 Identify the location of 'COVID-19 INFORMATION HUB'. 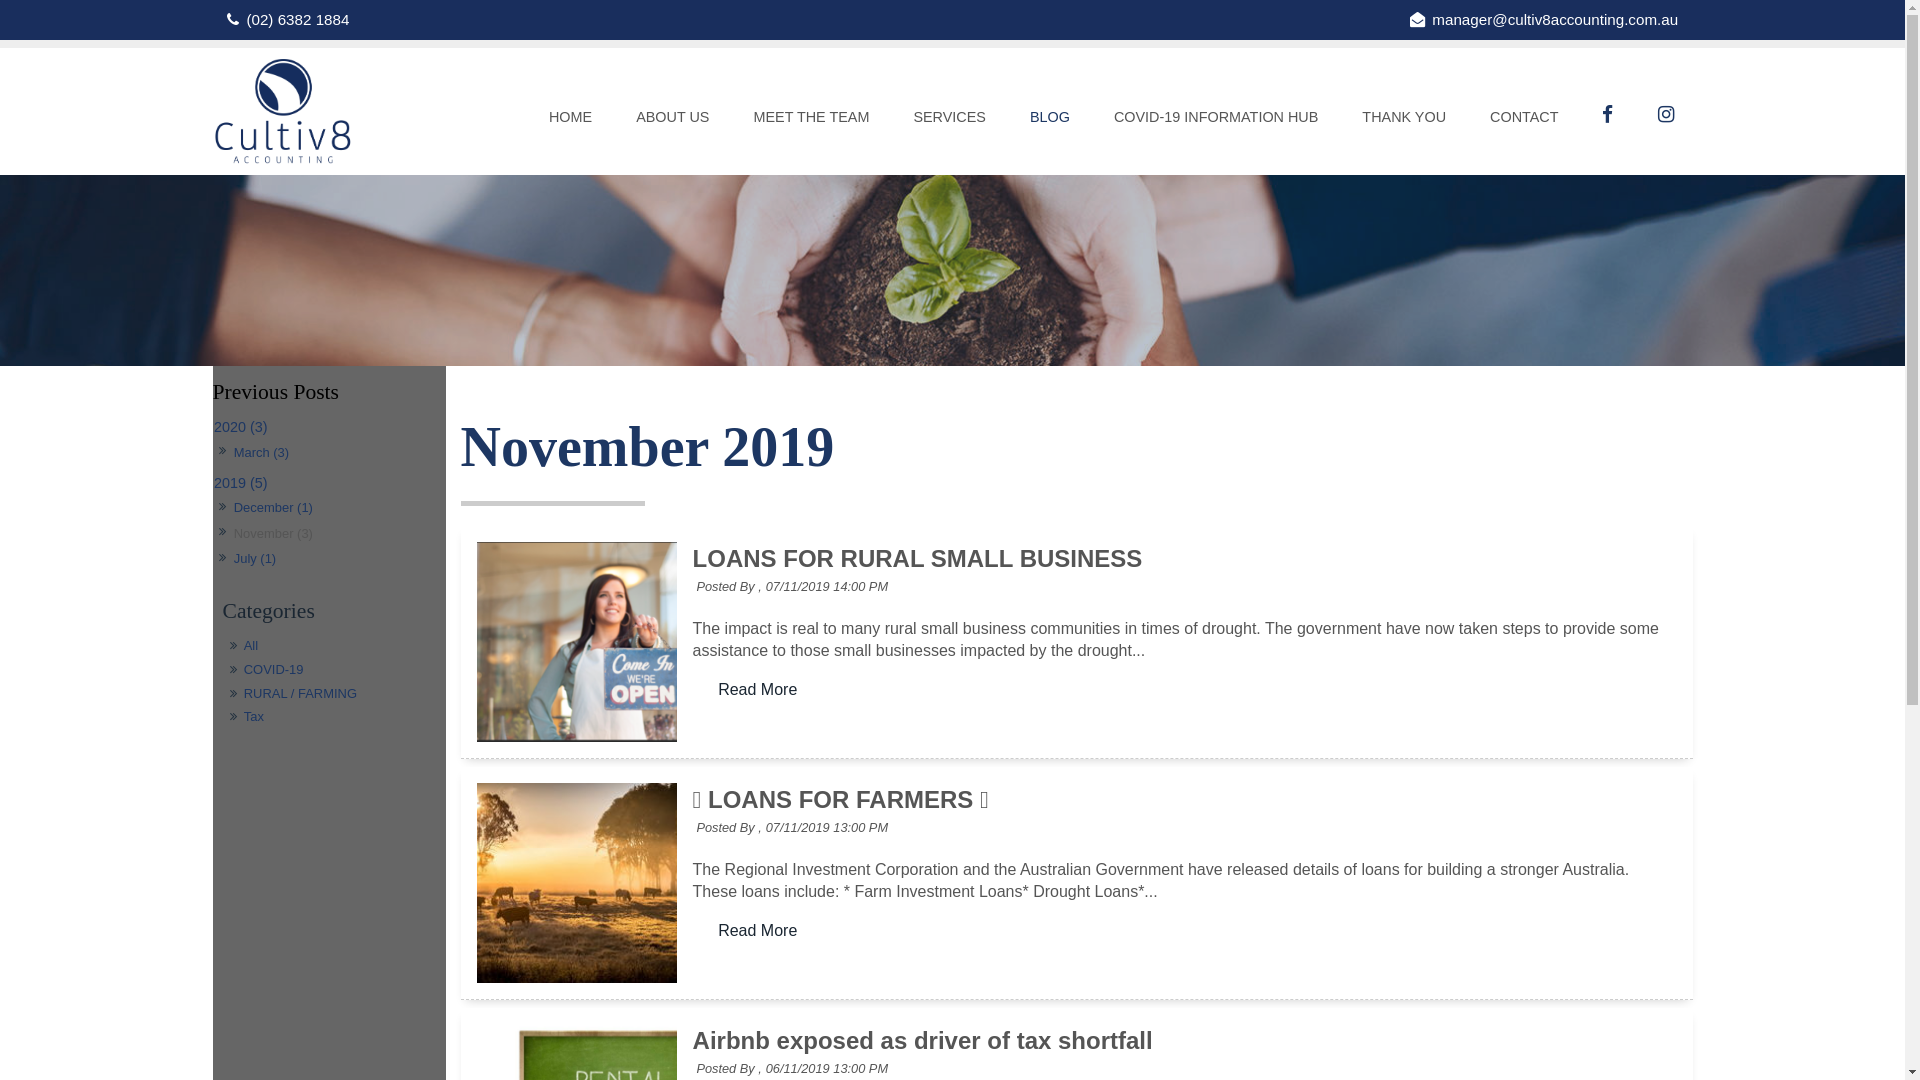
(1214, 119).